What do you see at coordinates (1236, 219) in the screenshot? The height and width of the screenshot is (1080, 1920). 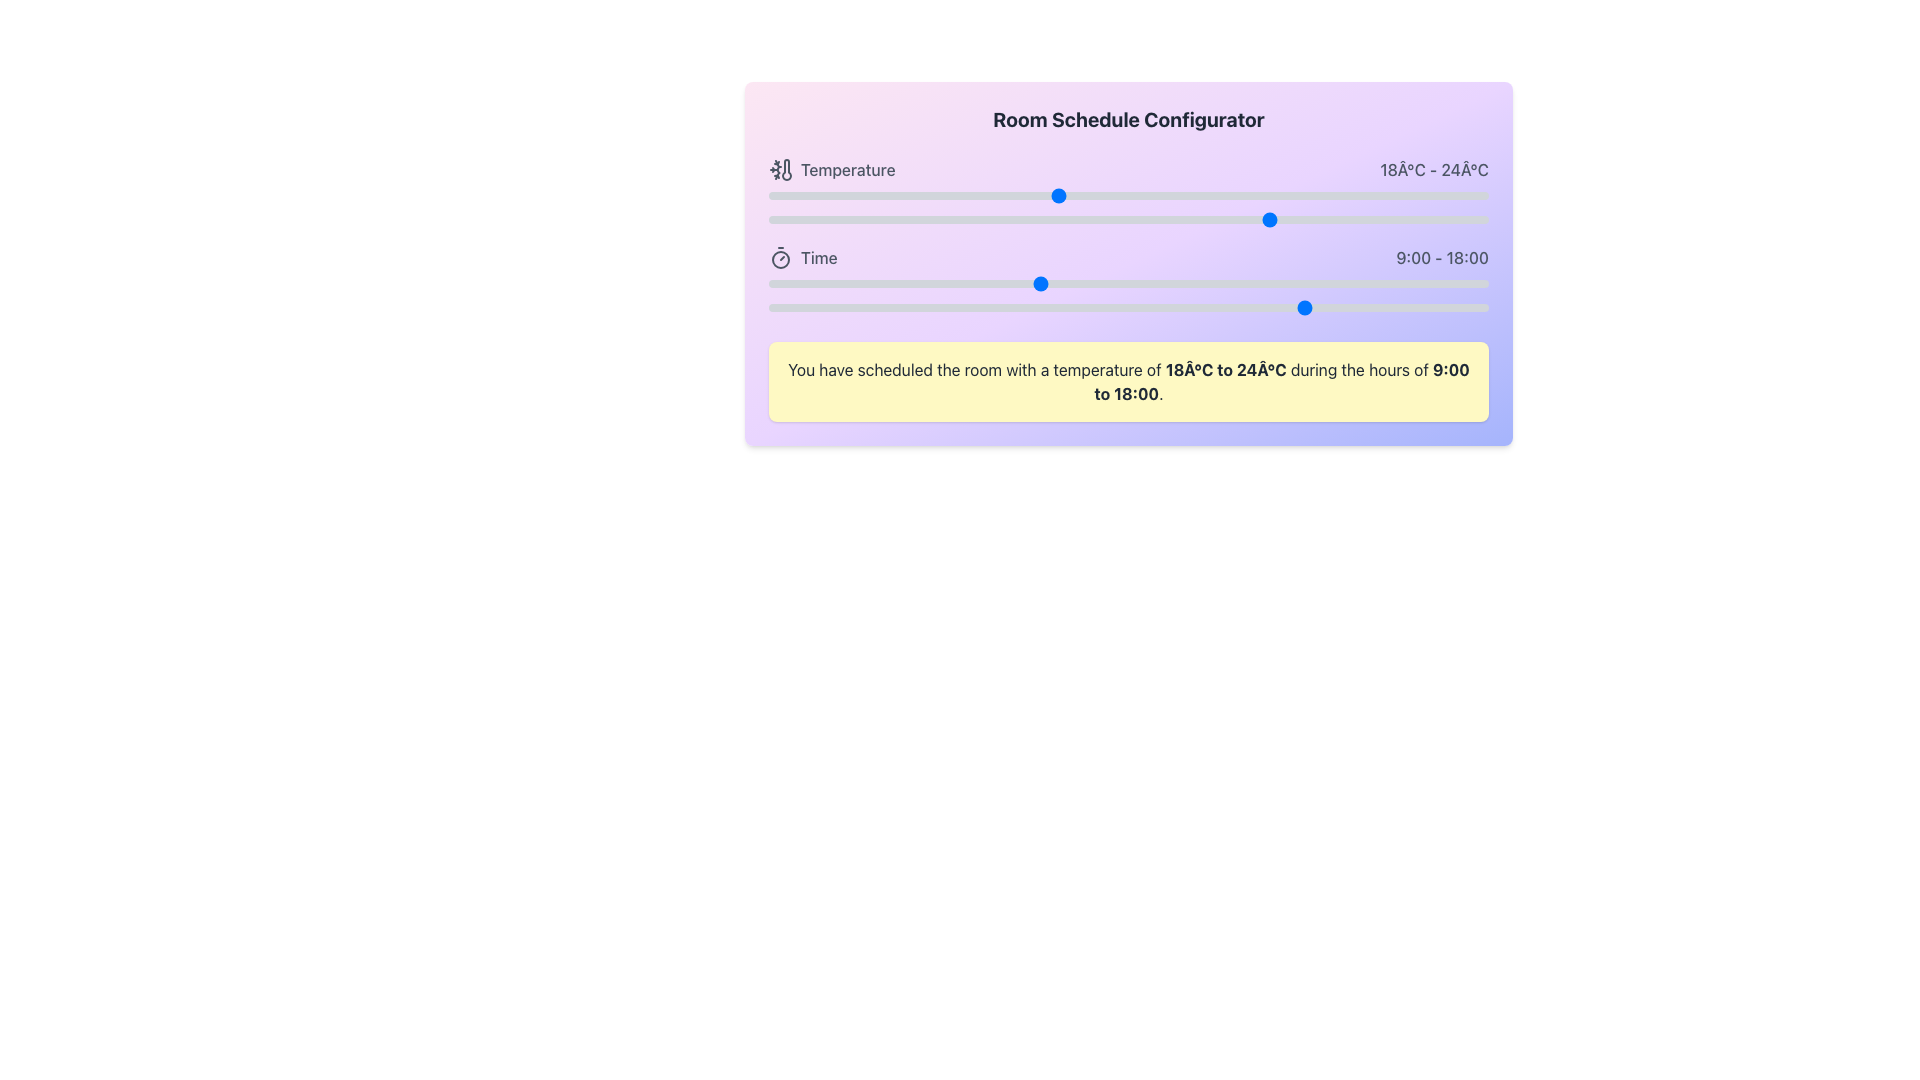 I see `the slider value` at bounding box center [1236, 219].